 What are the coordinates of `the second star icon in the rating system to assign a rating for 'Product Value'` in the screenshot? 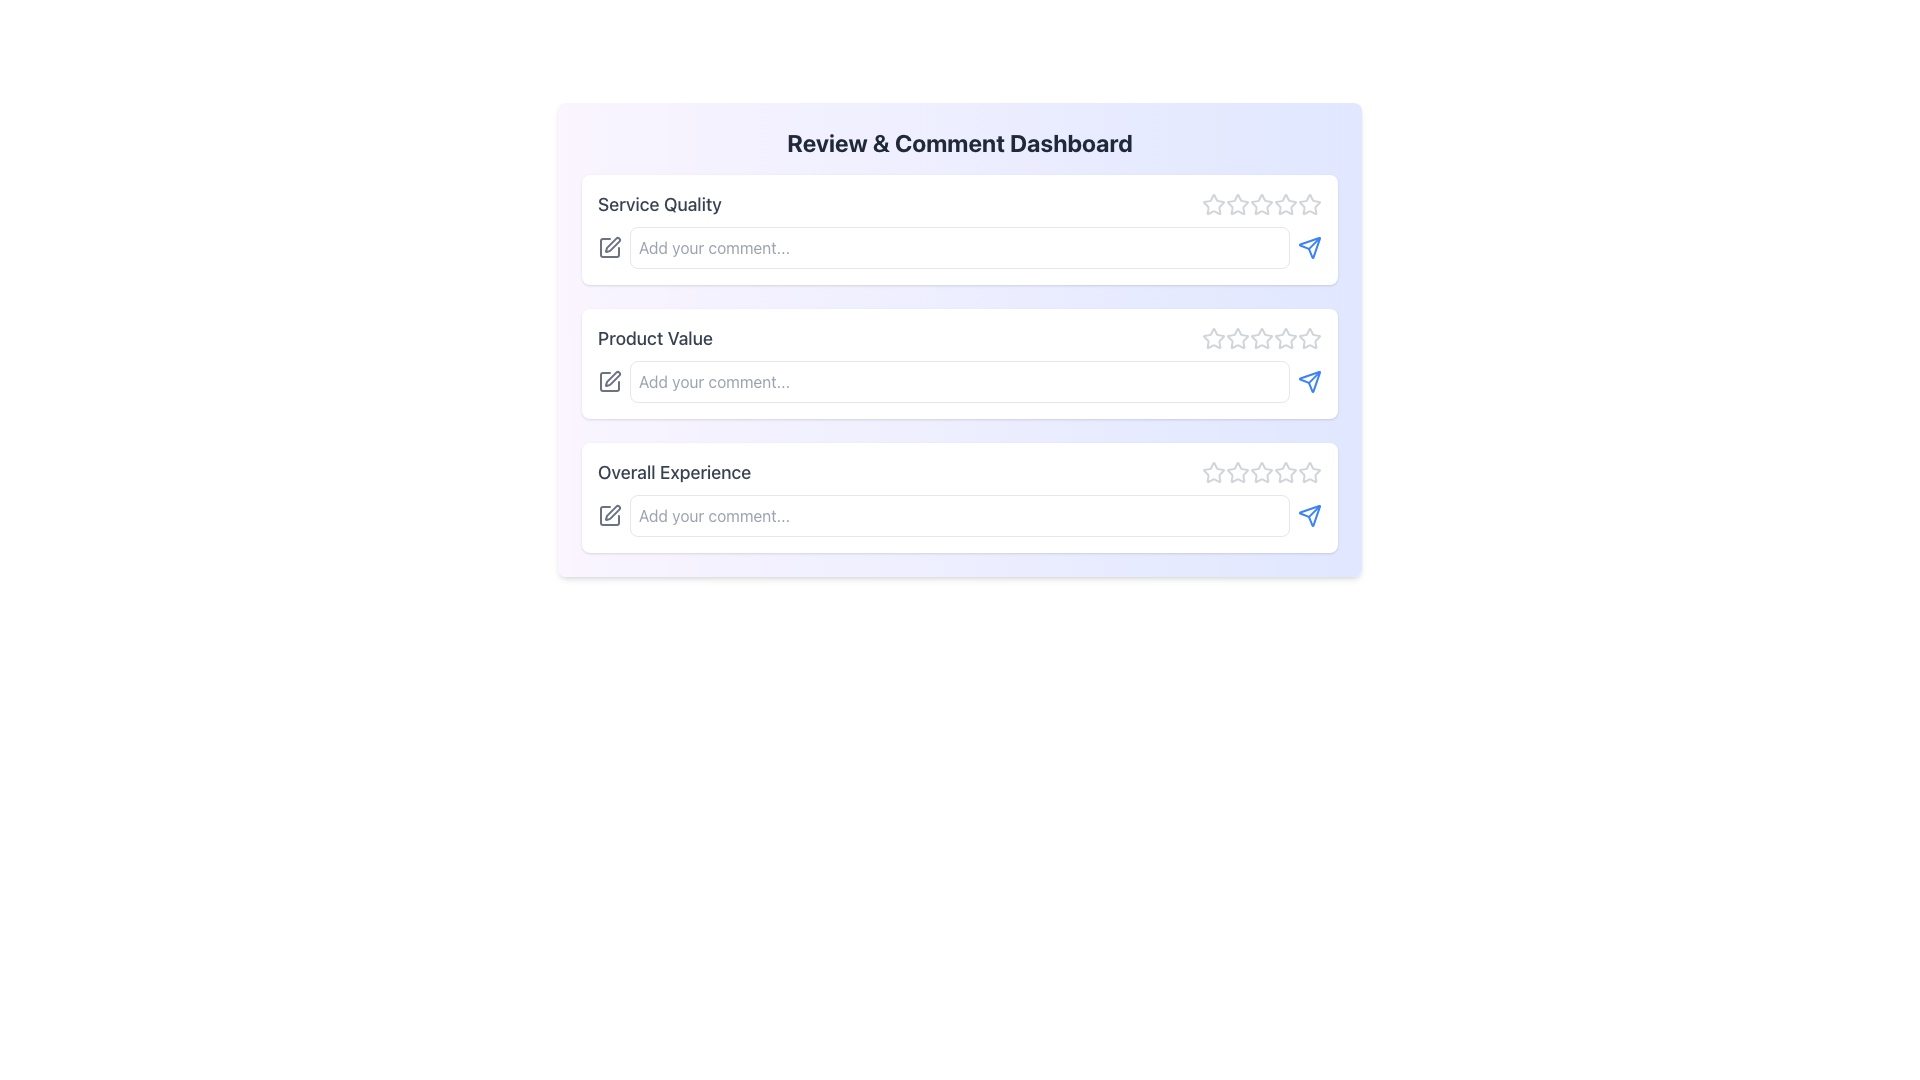 It's located at (1237, 338).